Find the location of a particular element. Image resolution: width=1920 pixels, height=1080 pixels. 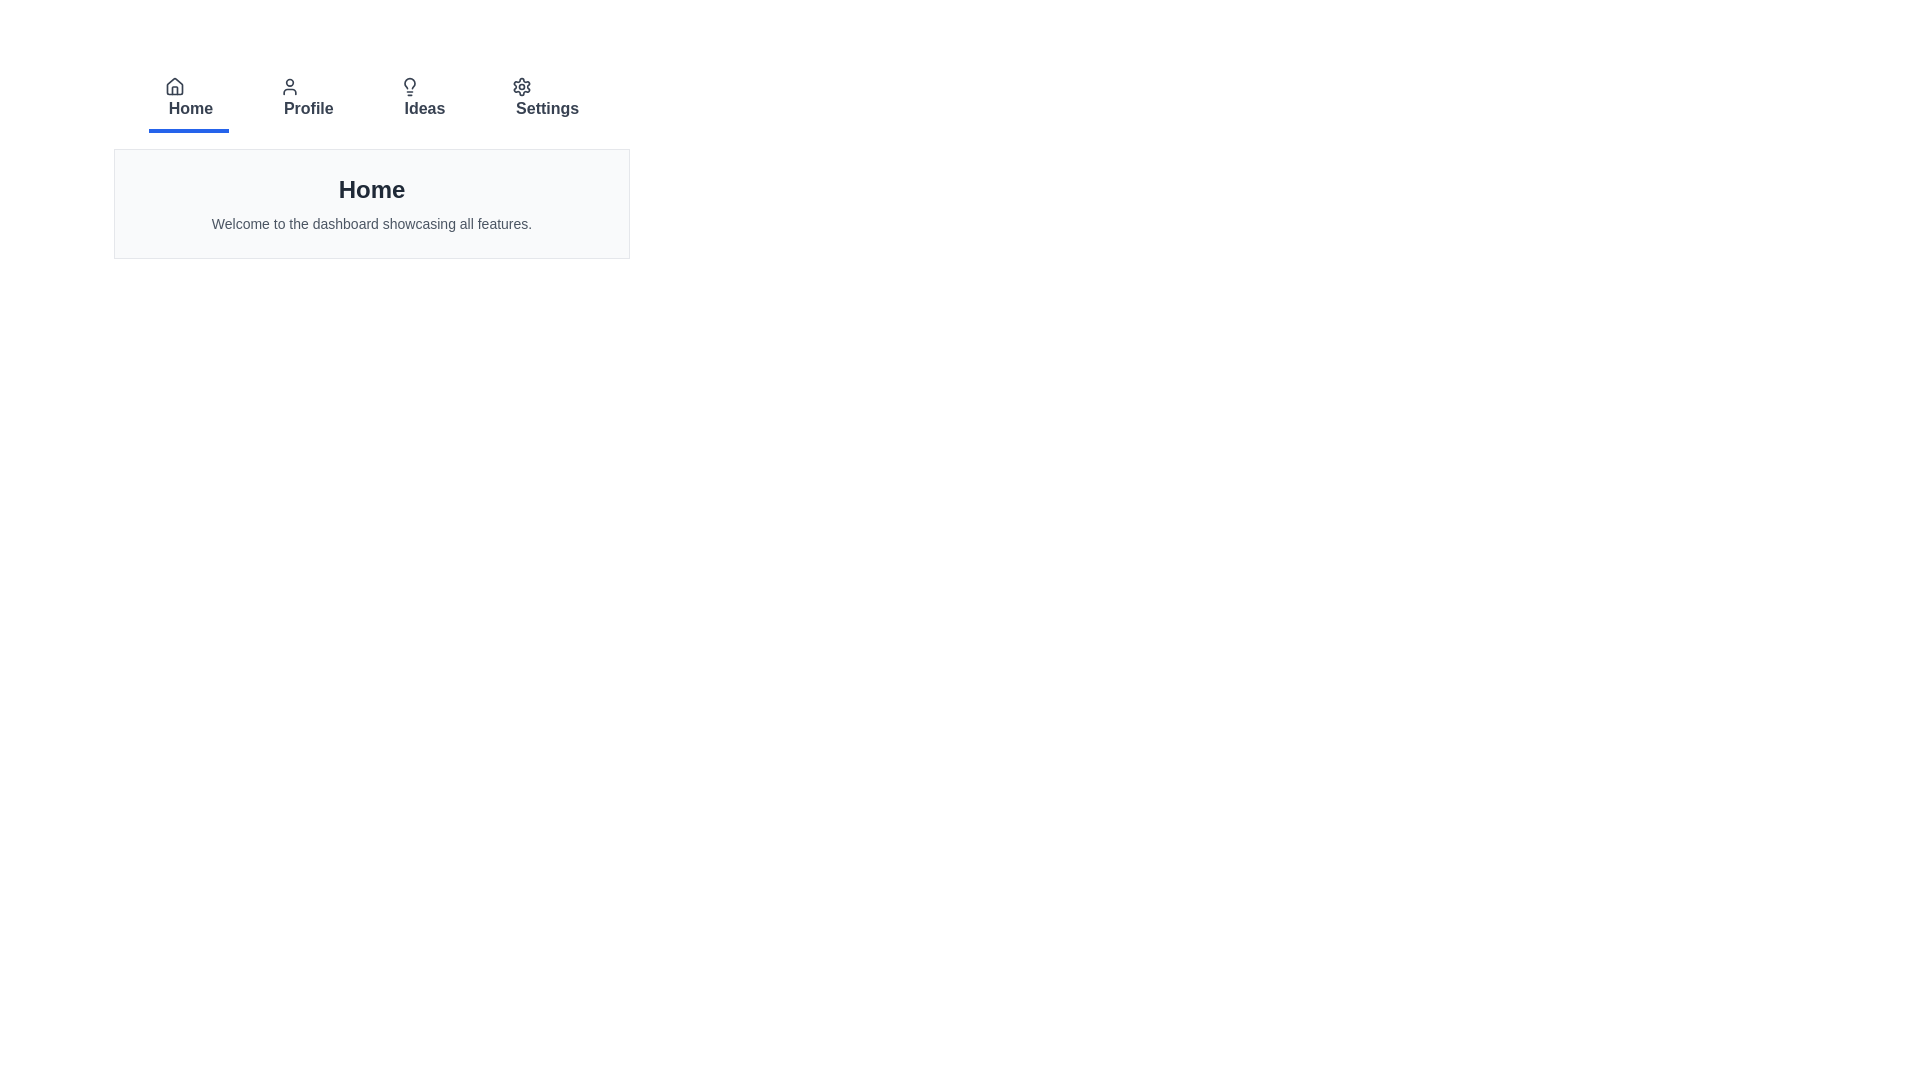

the tab labeled Settings to view its content is located at coordinates (545, 100).